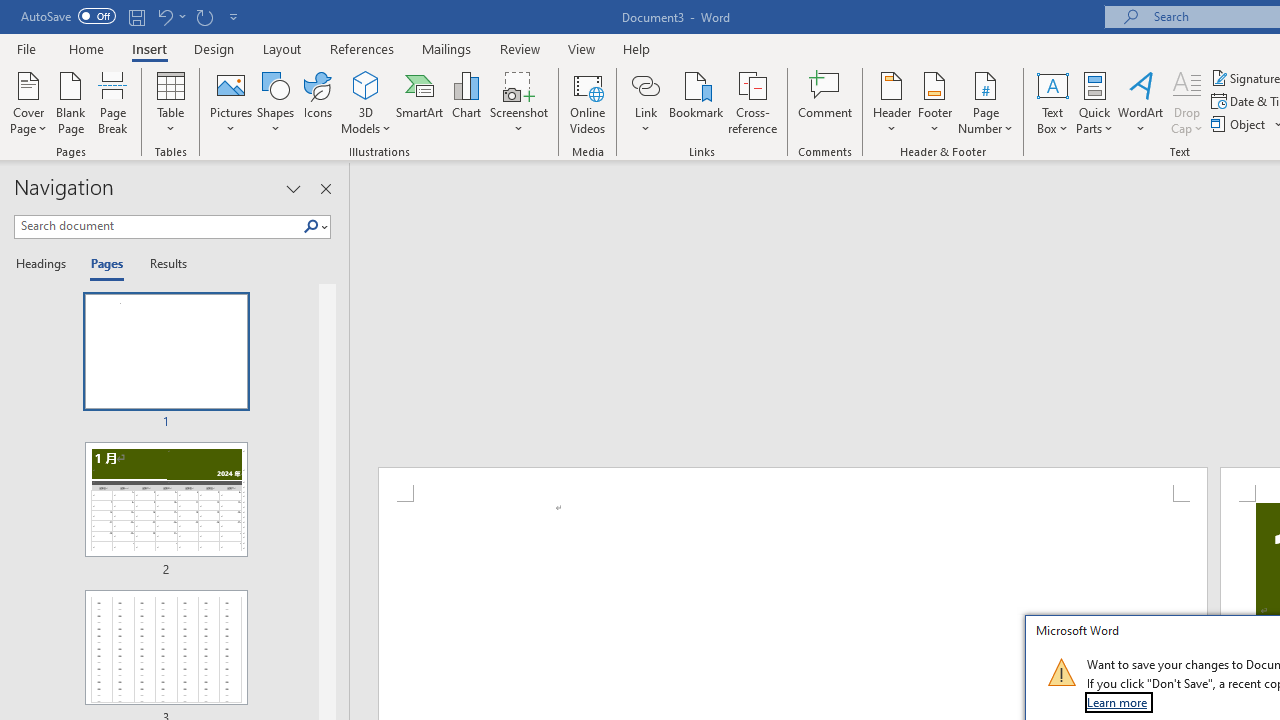  Describe the element at coordinates (1117, 701) in the screenshot. I see `'Learn more'` at that location.